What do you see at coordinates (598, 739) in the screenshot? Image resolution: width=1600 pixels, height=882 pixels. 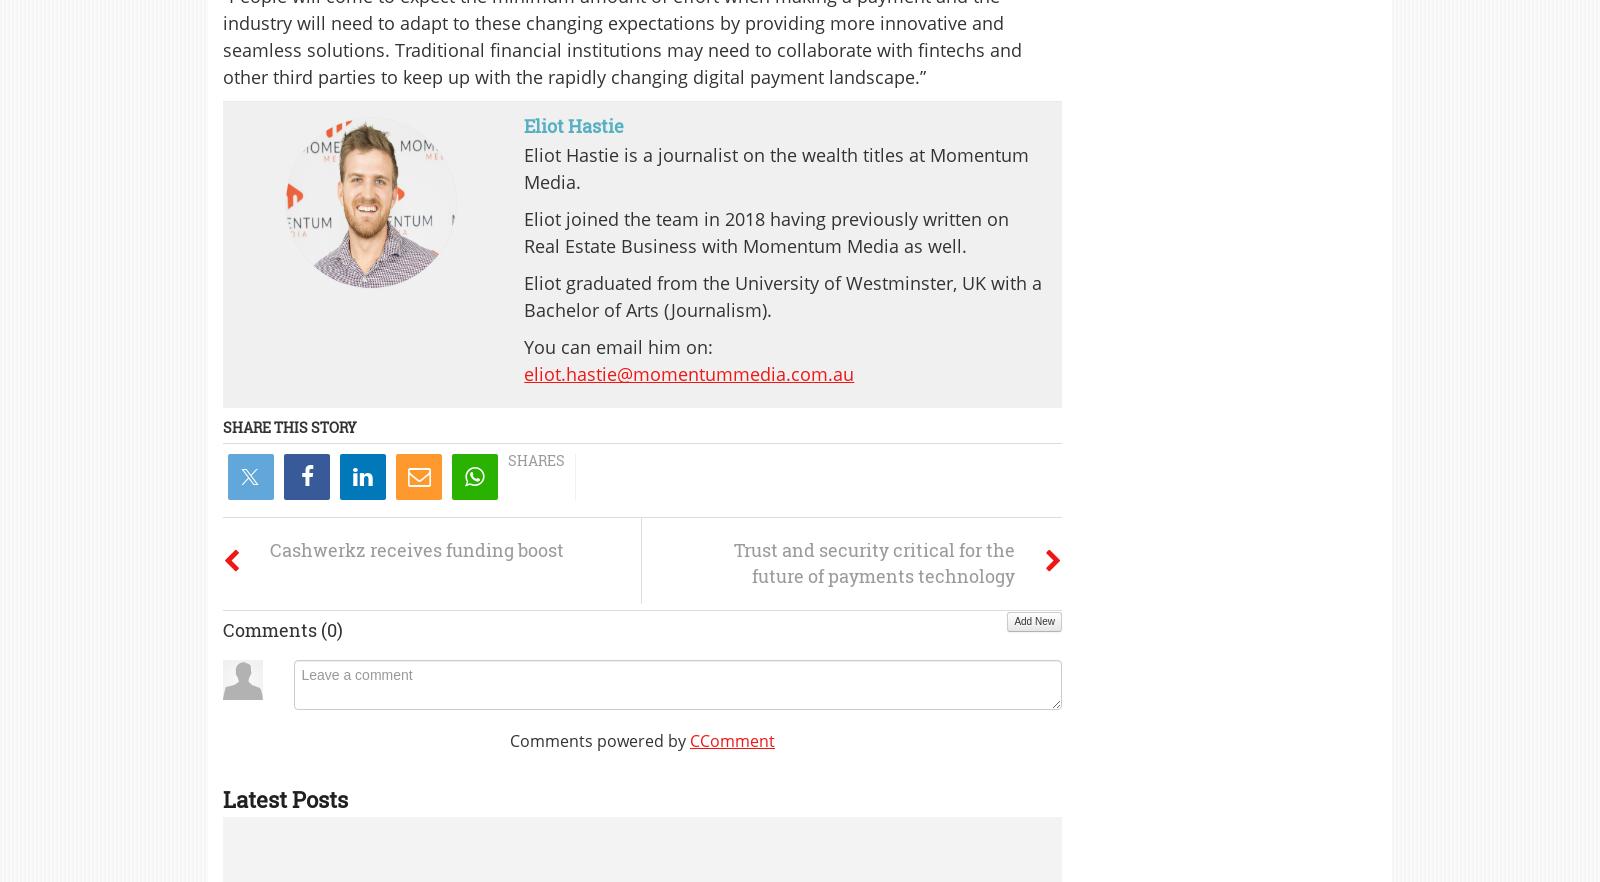 I see `'Comments powered by'` at bounding box center [598, 739].